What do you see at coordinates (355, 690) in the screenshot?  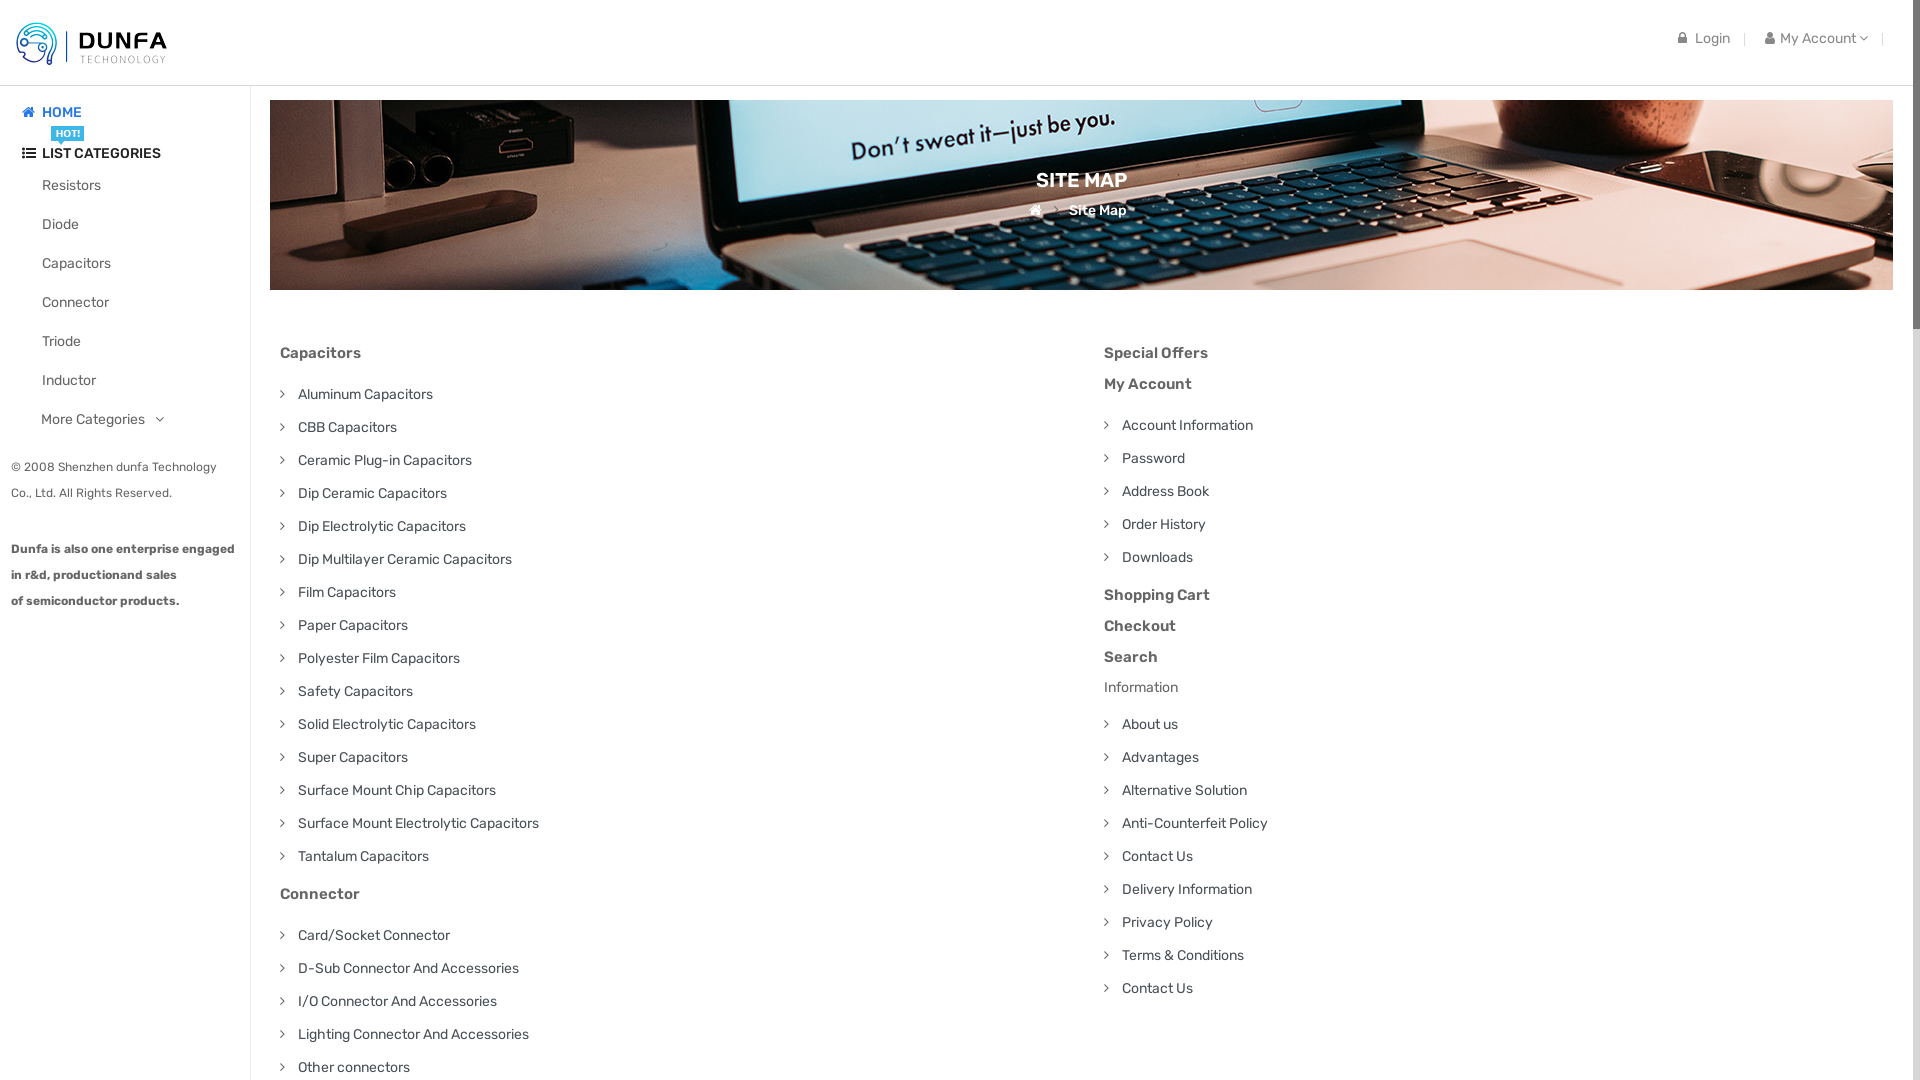 I see `'Safety Capacitors'` at bounding box center [355, 690].